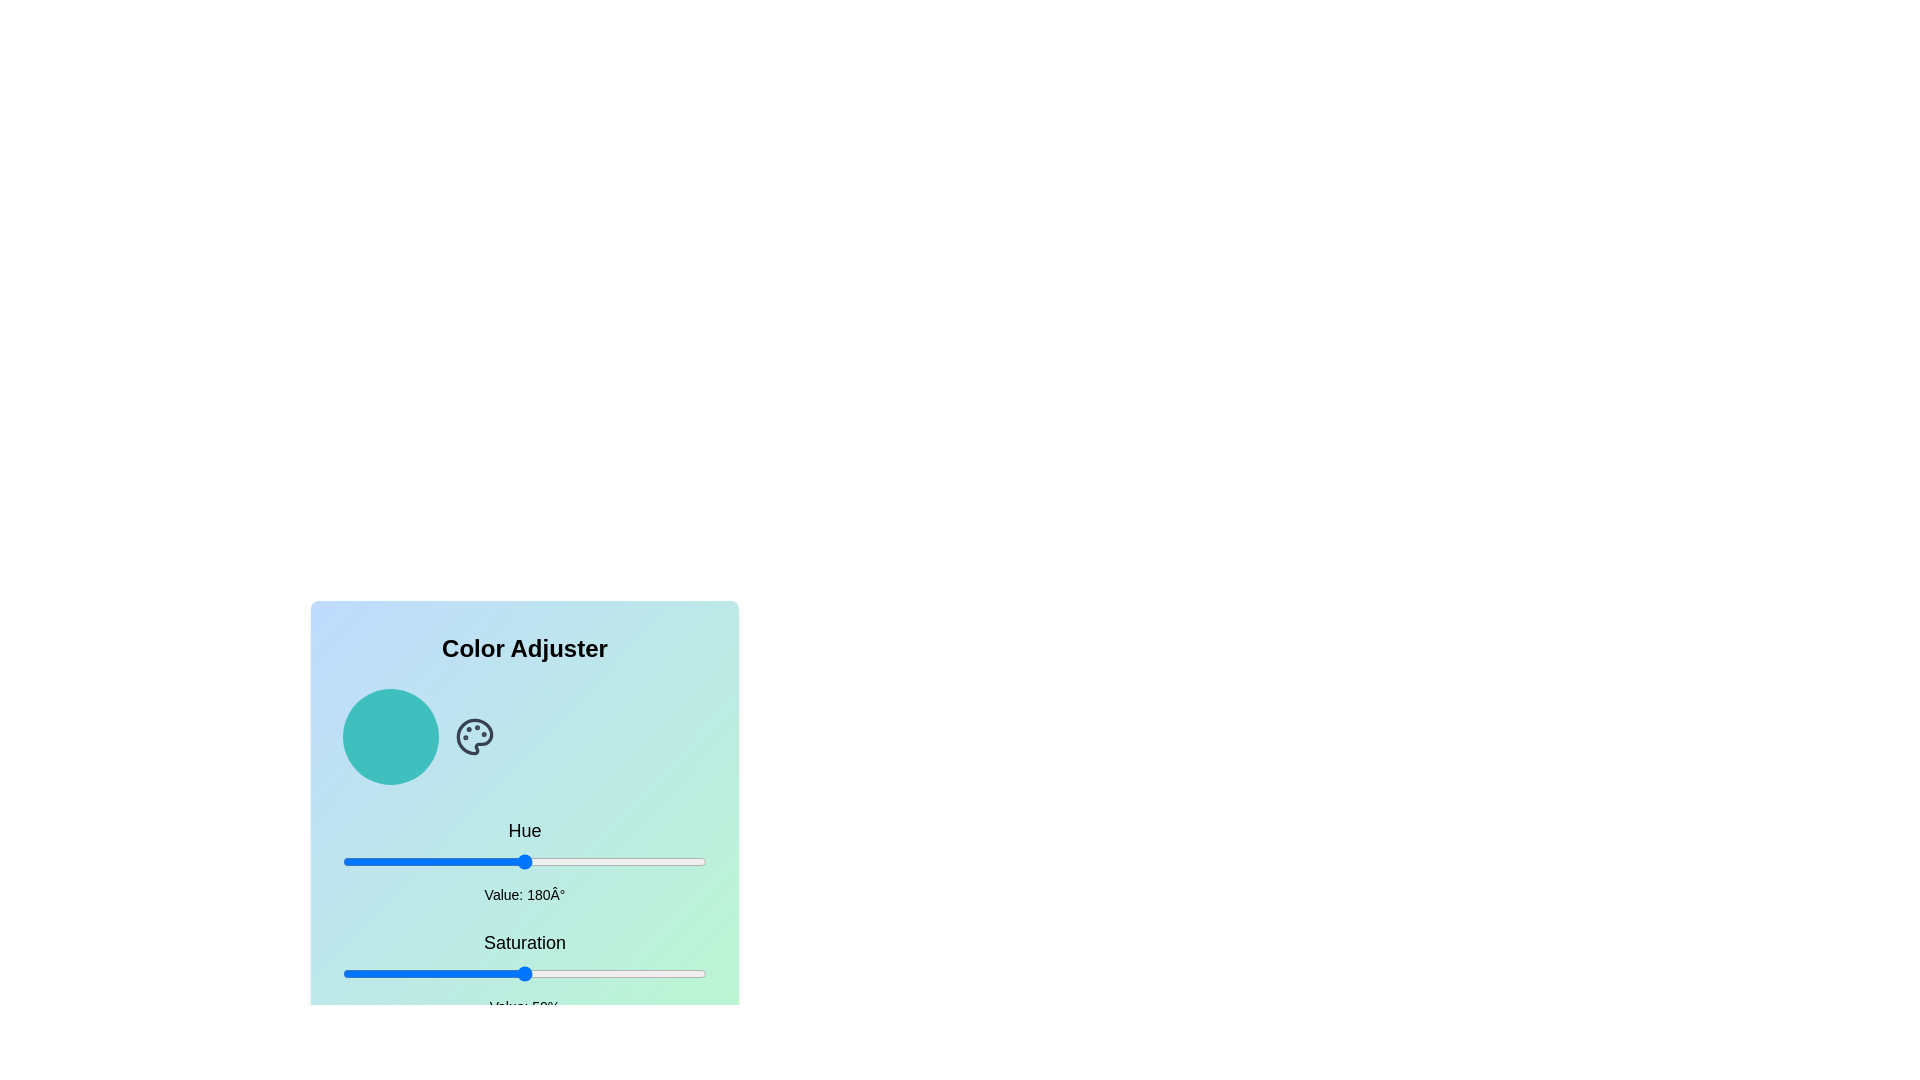 This screenshot has width=1920, height=1080. Describe the element at coordinates (510, 973) in the screenshot. I see `the saturation slider to set the saturation to 46%` at that location.